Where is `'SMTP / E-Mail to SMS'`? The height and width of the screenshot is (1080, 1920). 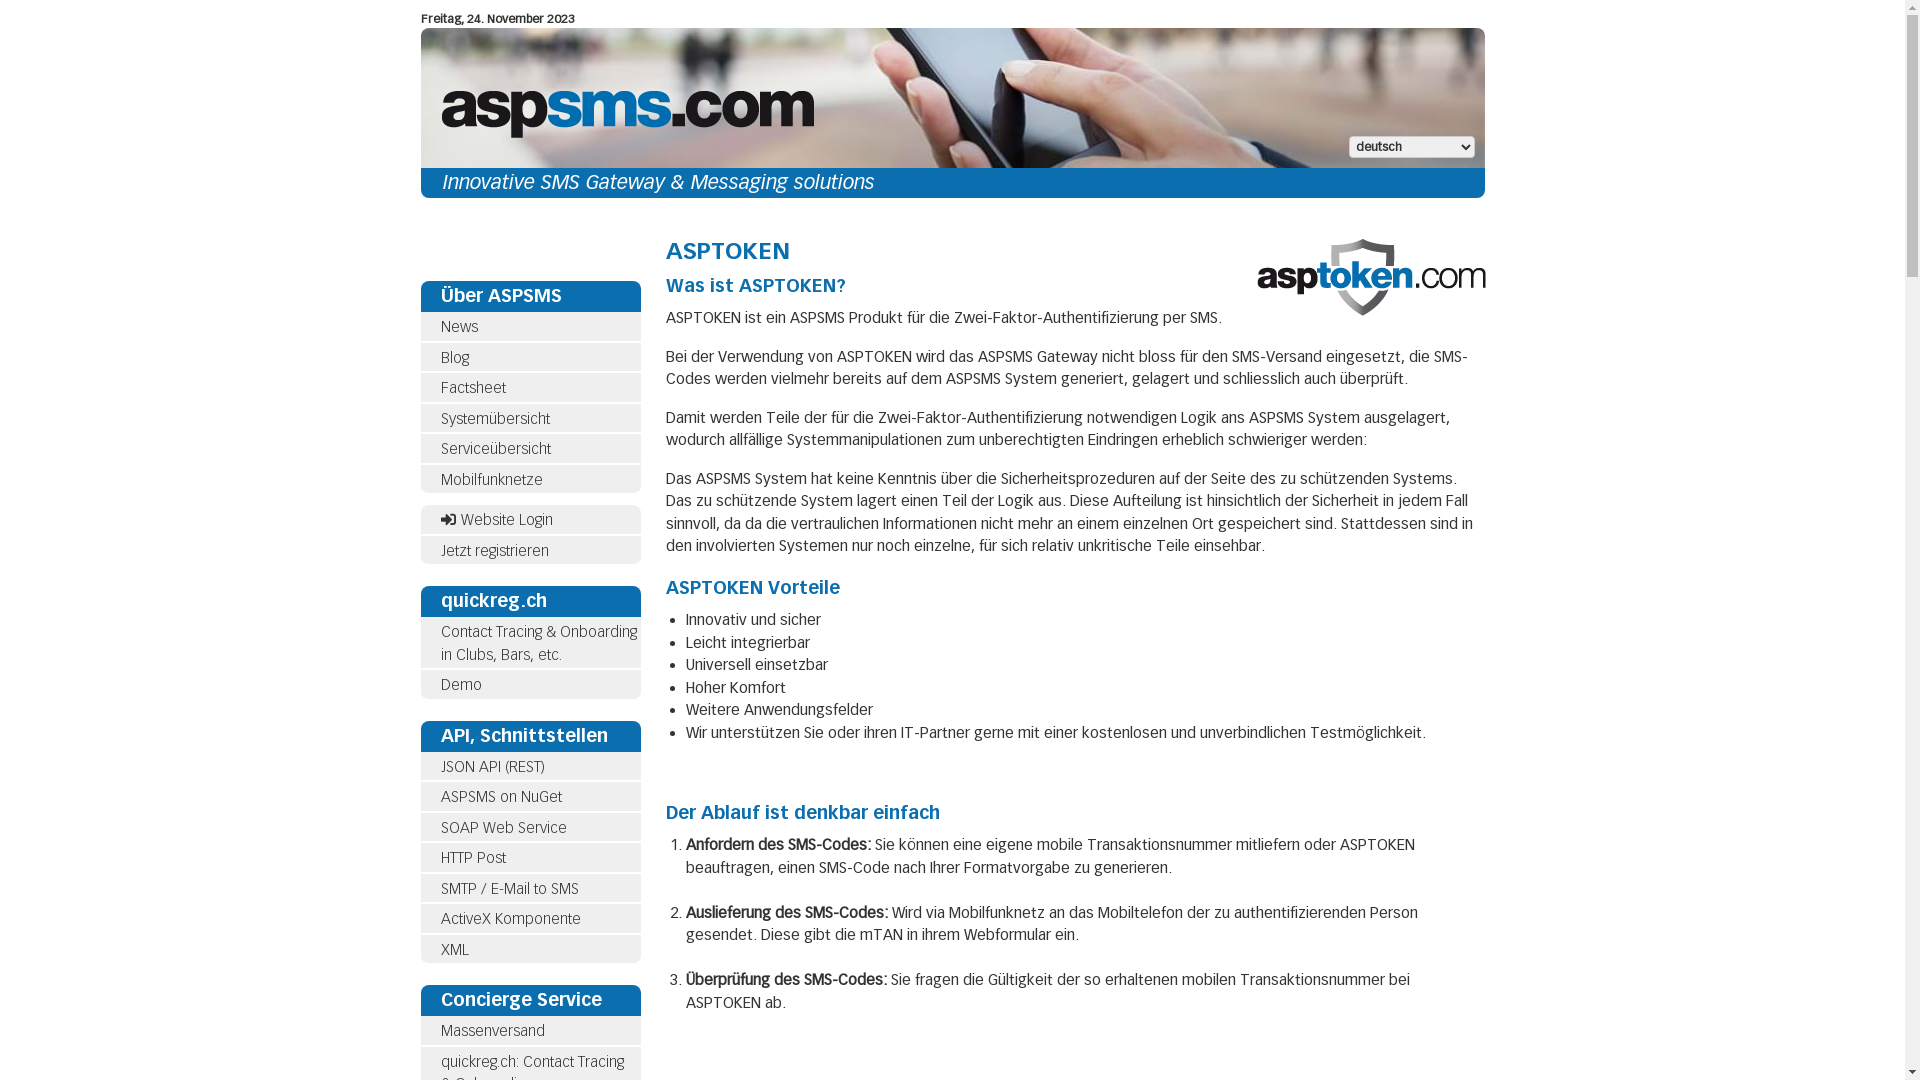
'SMTP / E-Mail to SMS' is located at coordinates (529, 888).